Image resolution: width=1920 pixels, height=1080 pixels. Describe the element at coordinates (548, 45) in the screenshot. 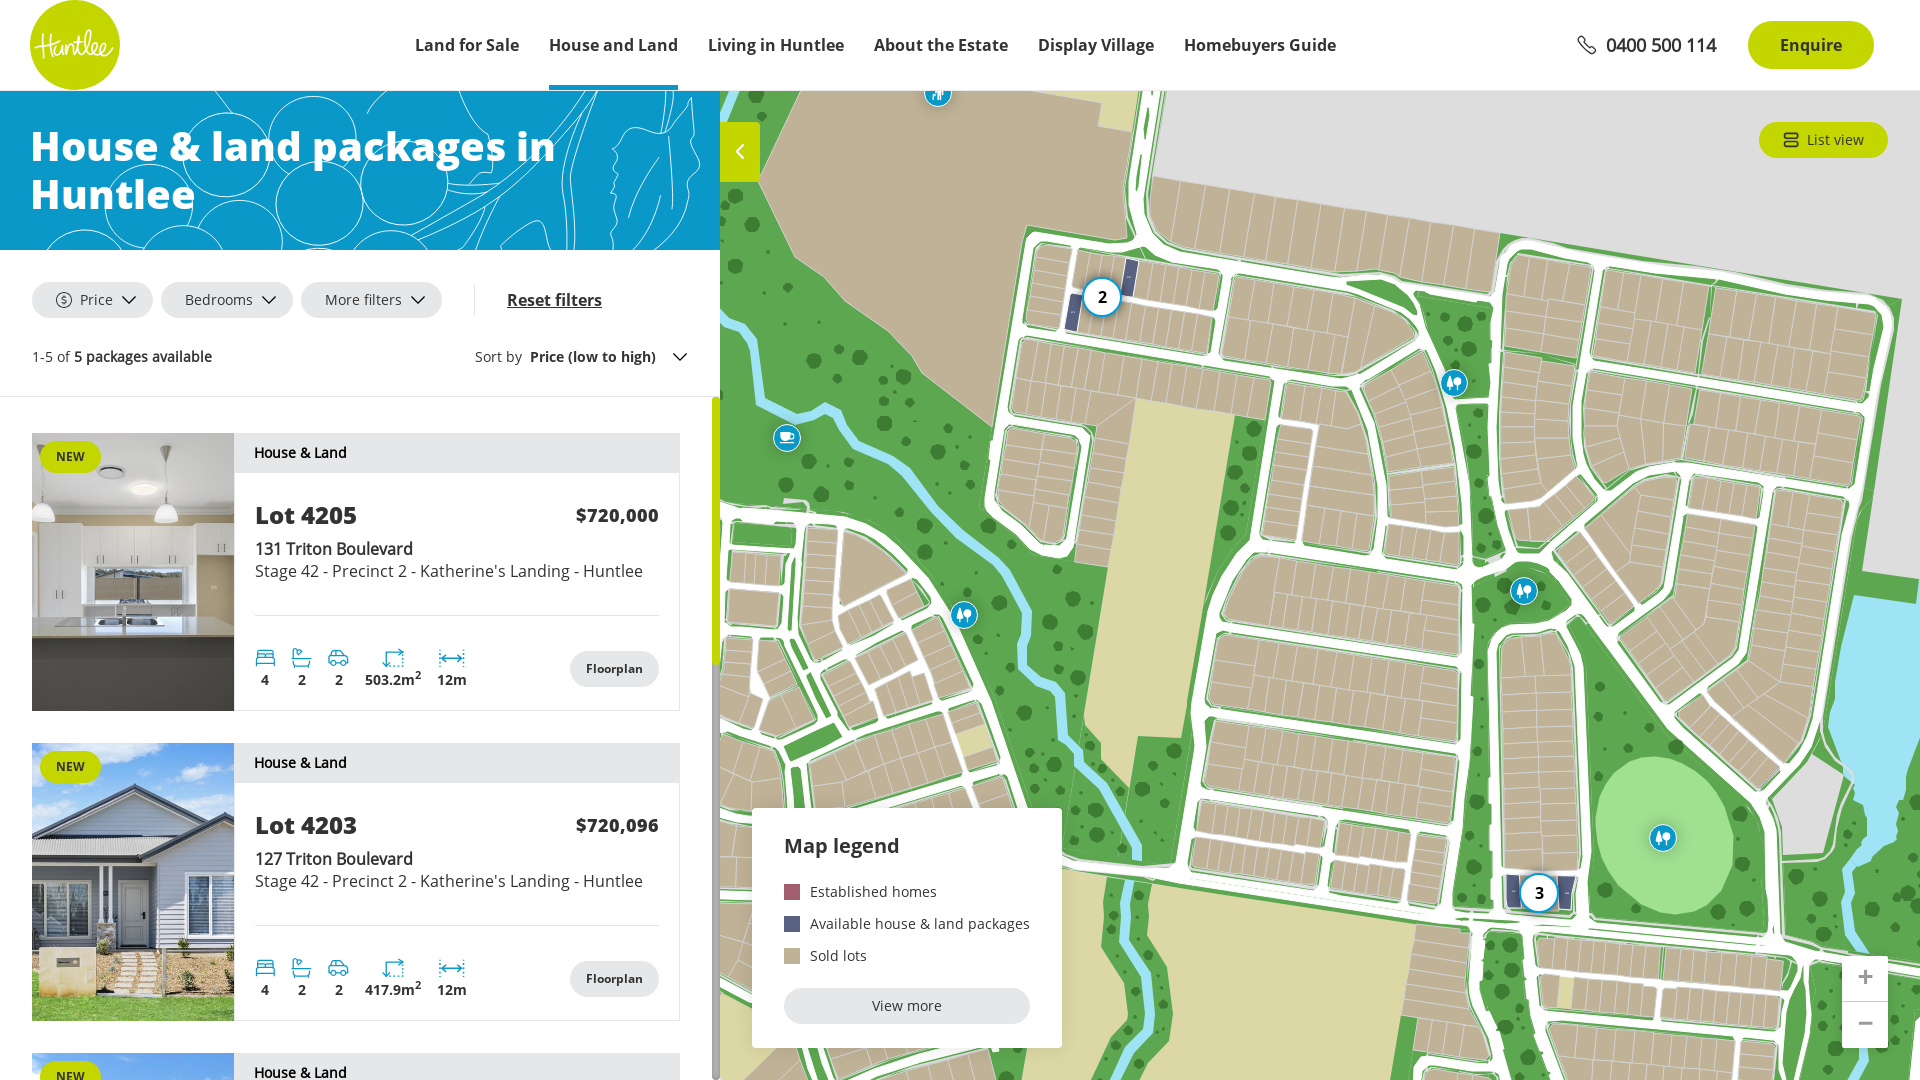

I see `'House and Land'` at that location.